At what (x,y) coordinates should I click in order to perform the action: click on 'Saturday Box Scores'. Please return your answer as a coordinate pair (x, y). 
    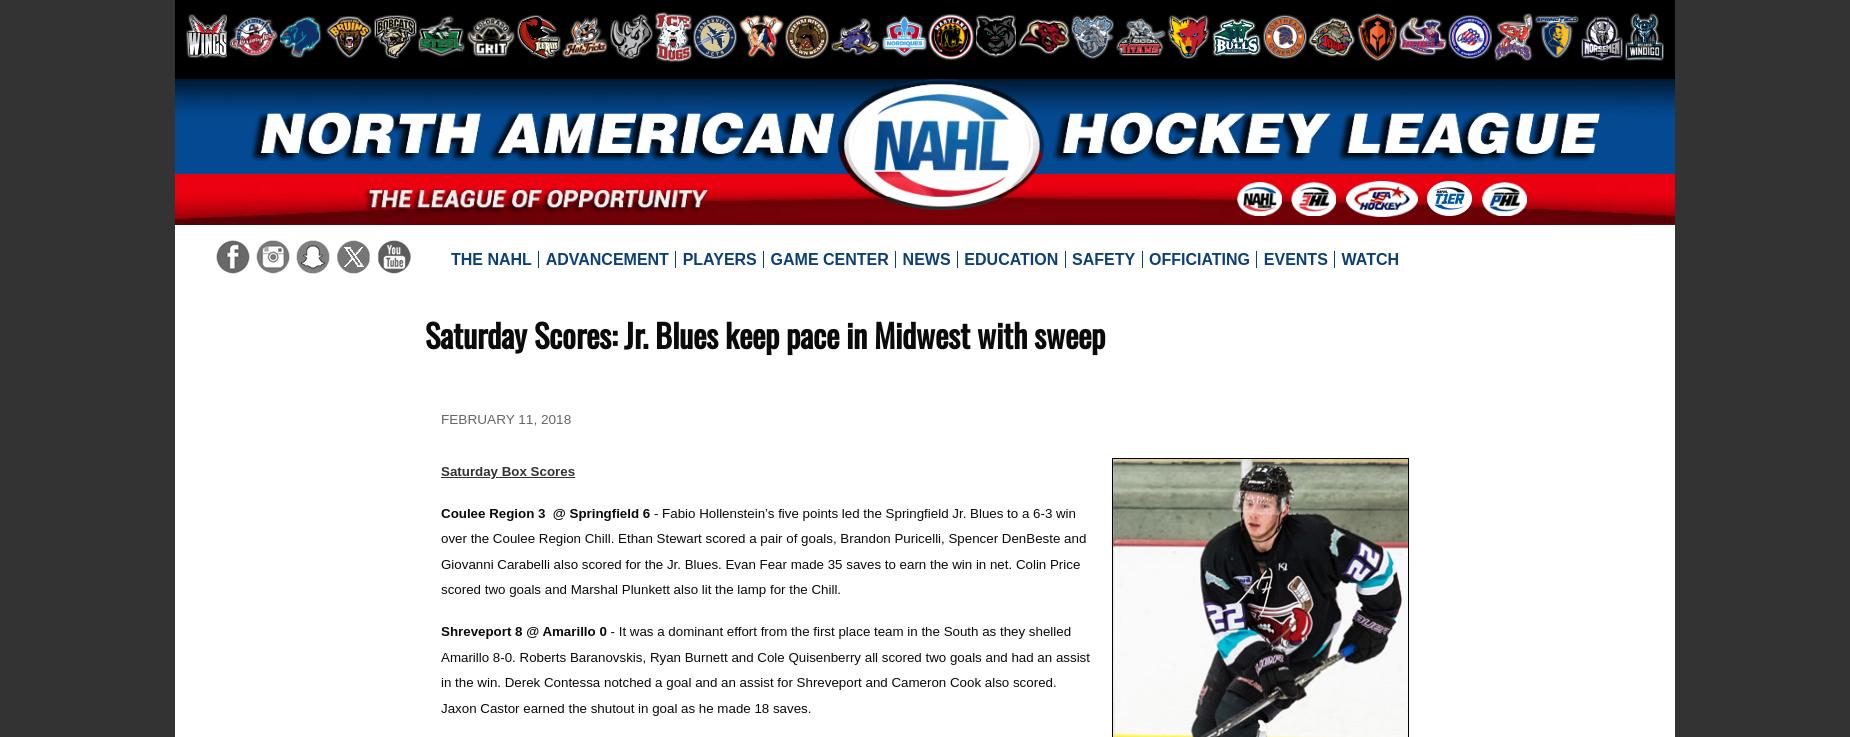
    Looking at the image, I should click on (508, 471).